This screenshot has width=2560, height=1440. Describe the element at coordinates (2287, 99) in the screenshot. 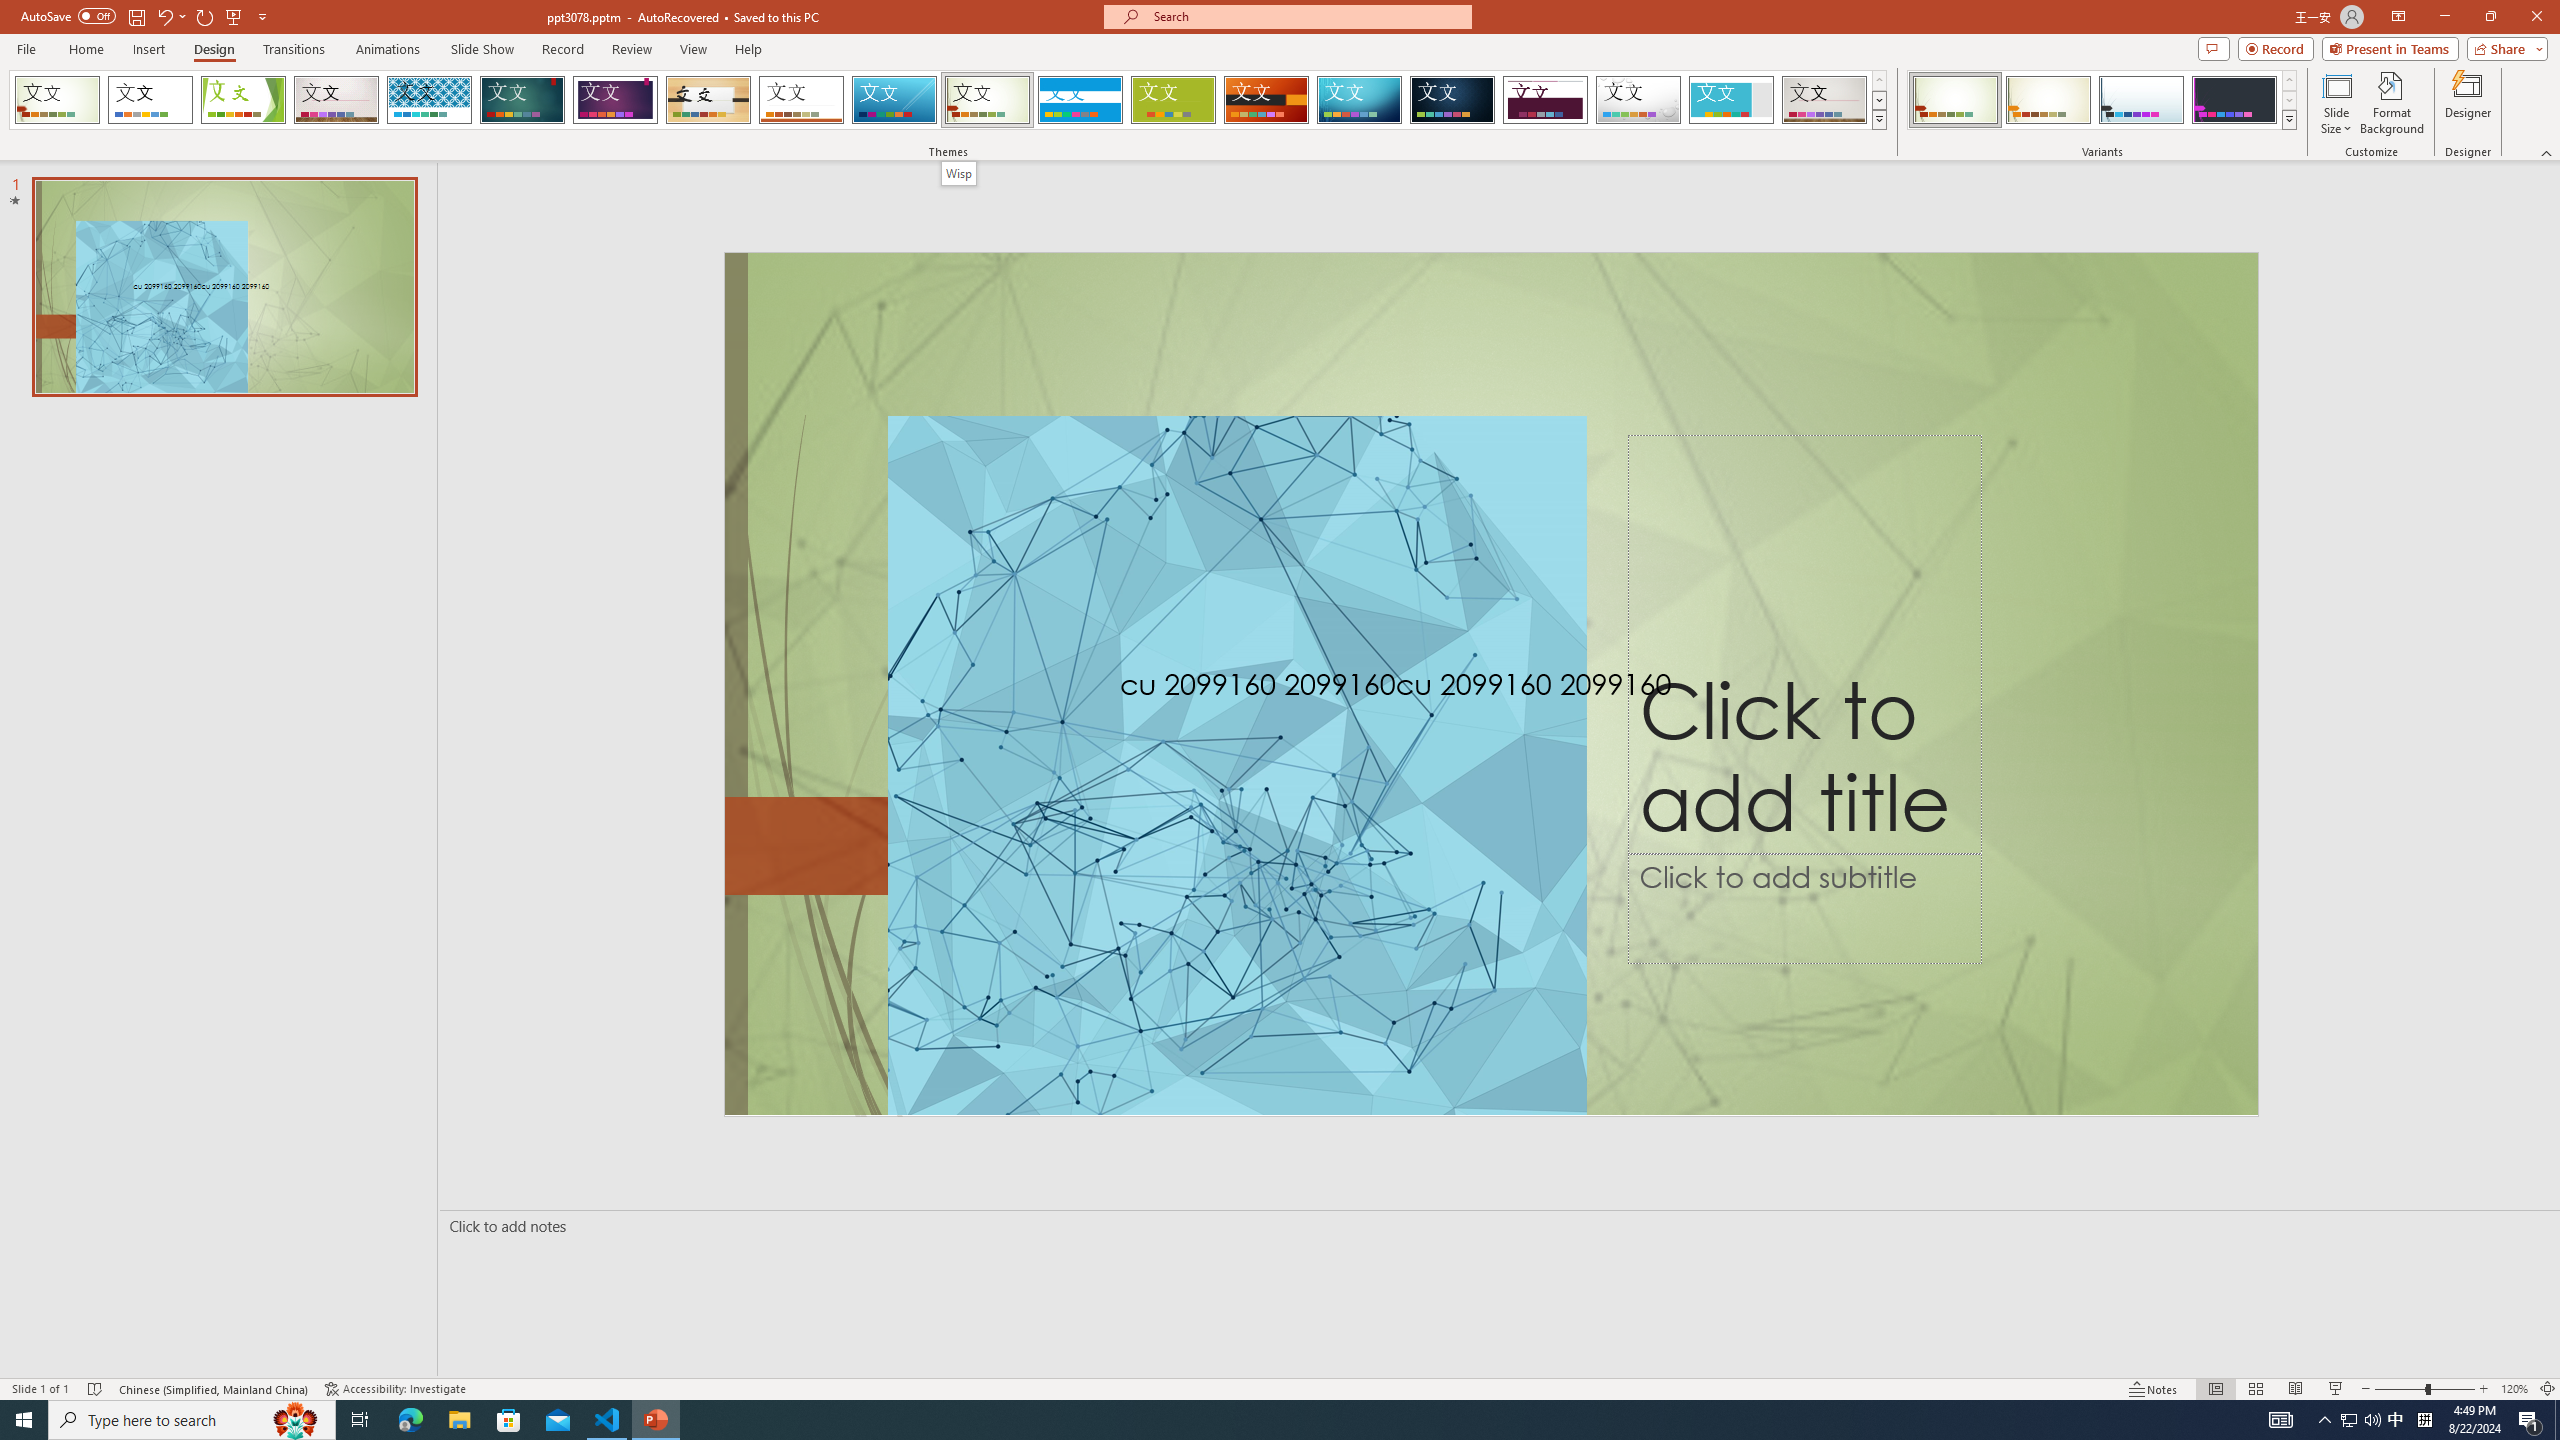

I see `'Row Down'` at that location.